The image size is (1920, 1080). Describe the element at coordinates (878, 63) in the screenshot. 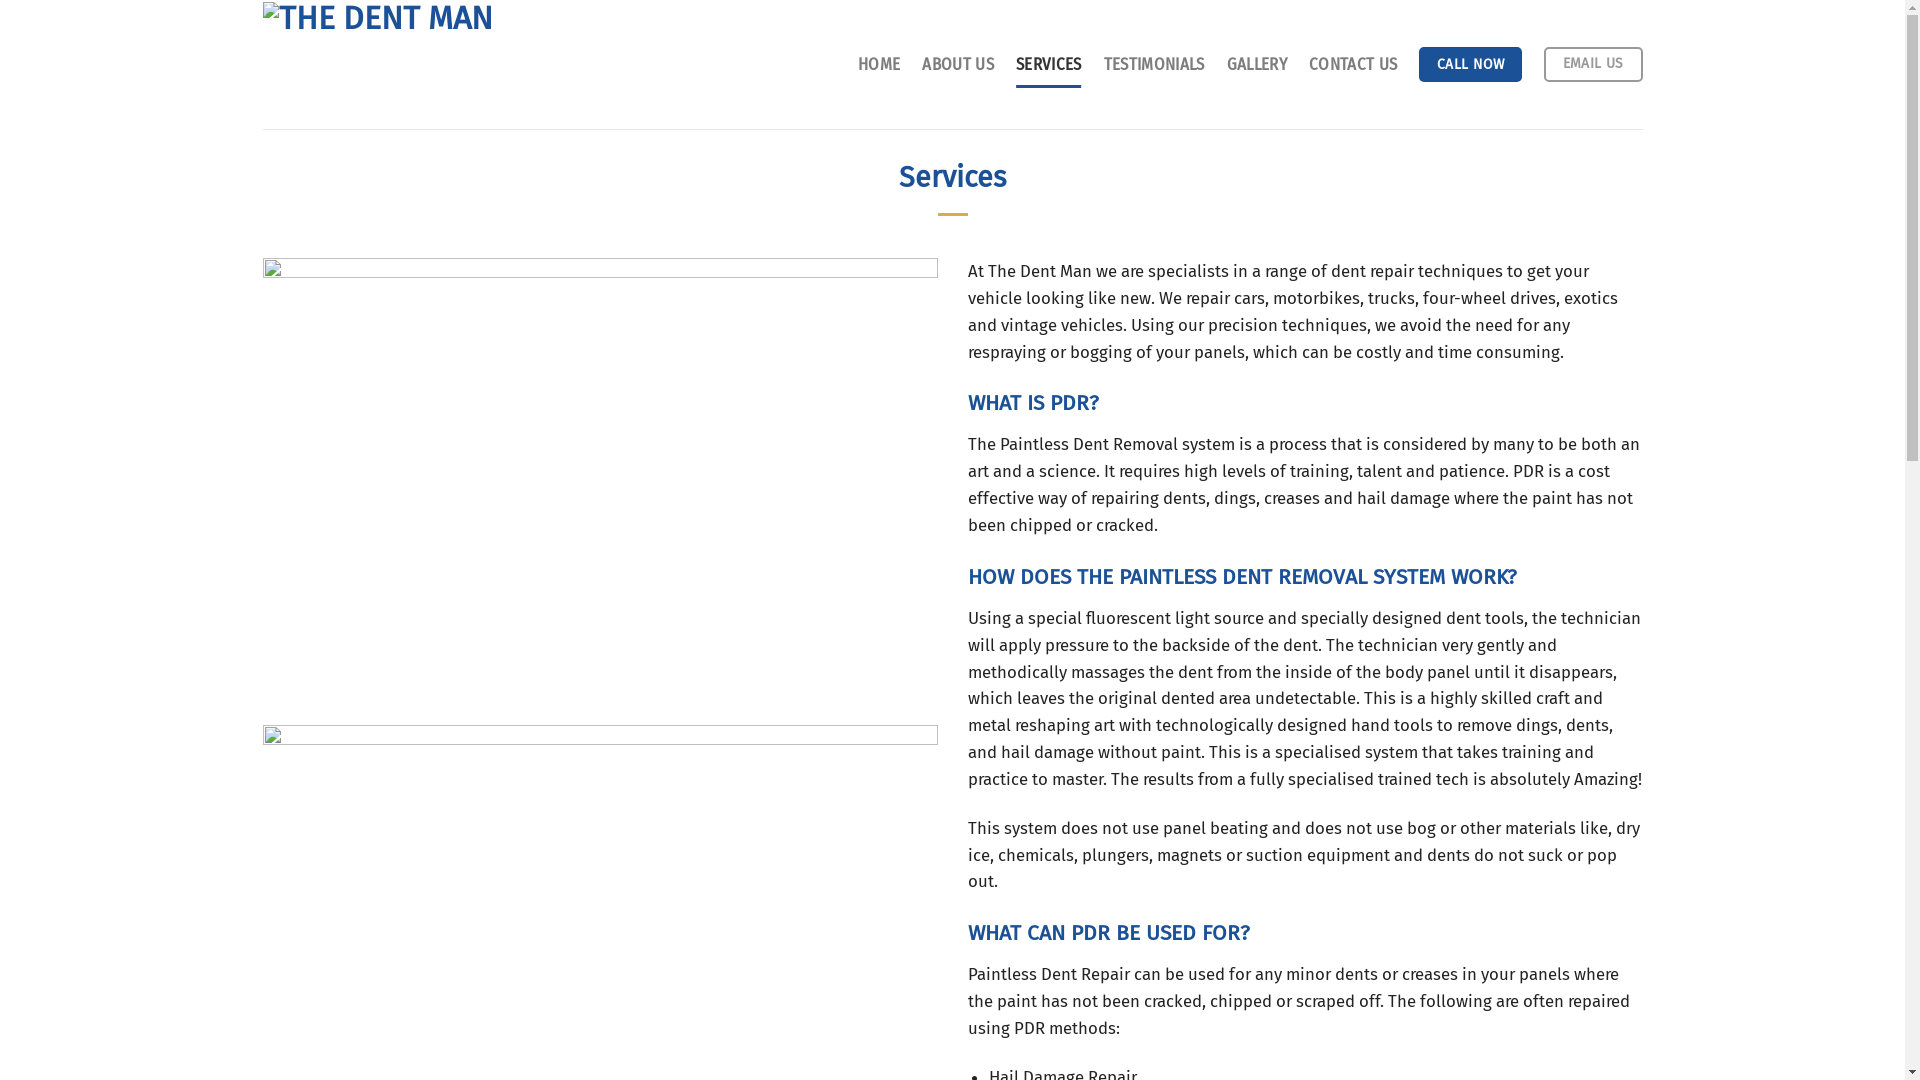

I see `'HOME'` at that location.